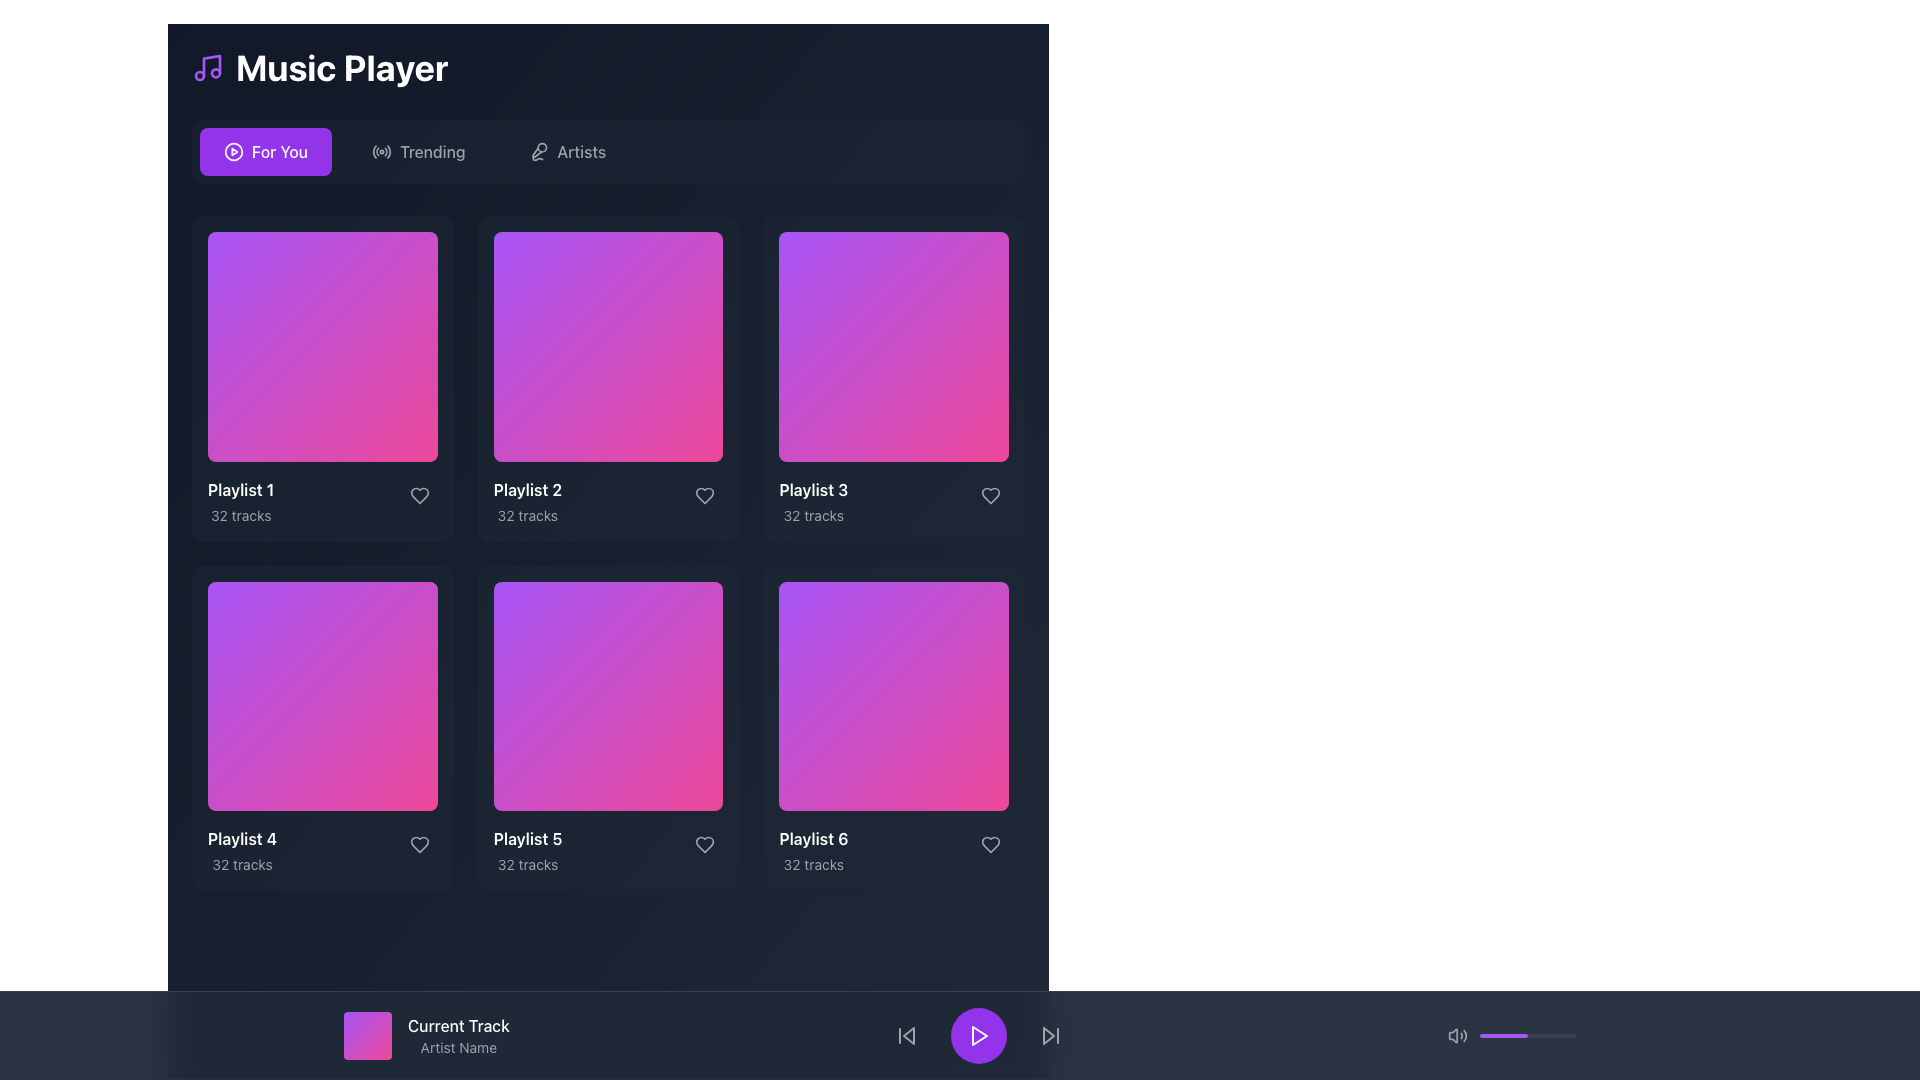  Describe the element at coordinates (978, 1035) in the screenshot. I see `the circular purple button with a white play icon located in the bottom navigation bar to play the media` at that location.